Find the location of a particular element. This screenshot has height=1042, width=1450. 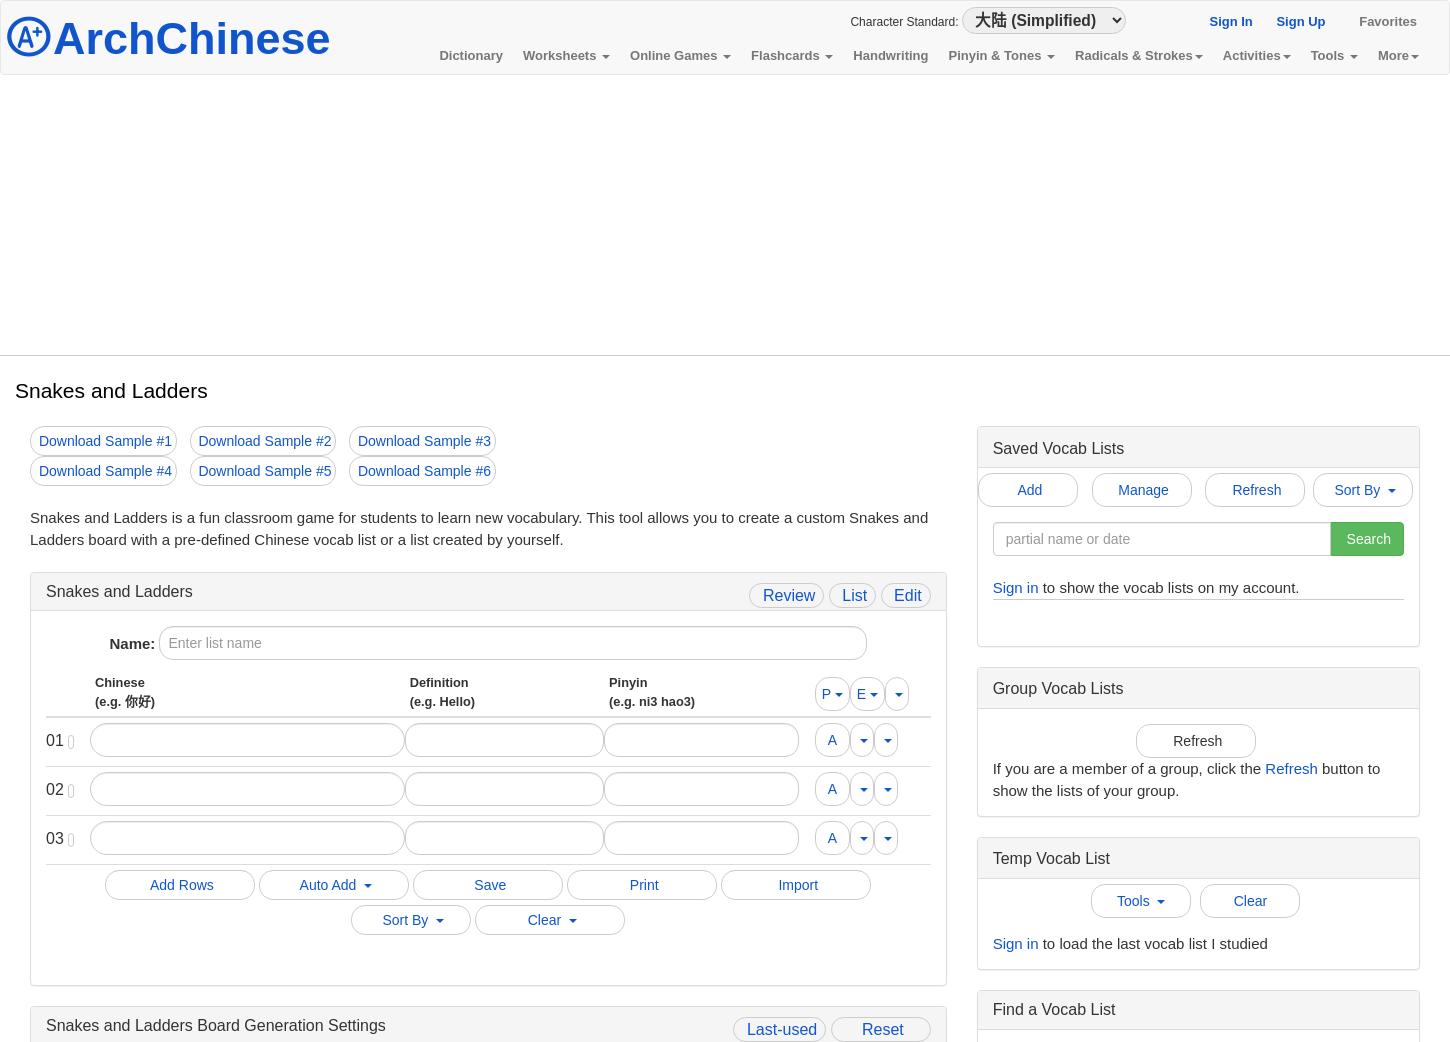

'Definition' is located at coordinates (408, 682).